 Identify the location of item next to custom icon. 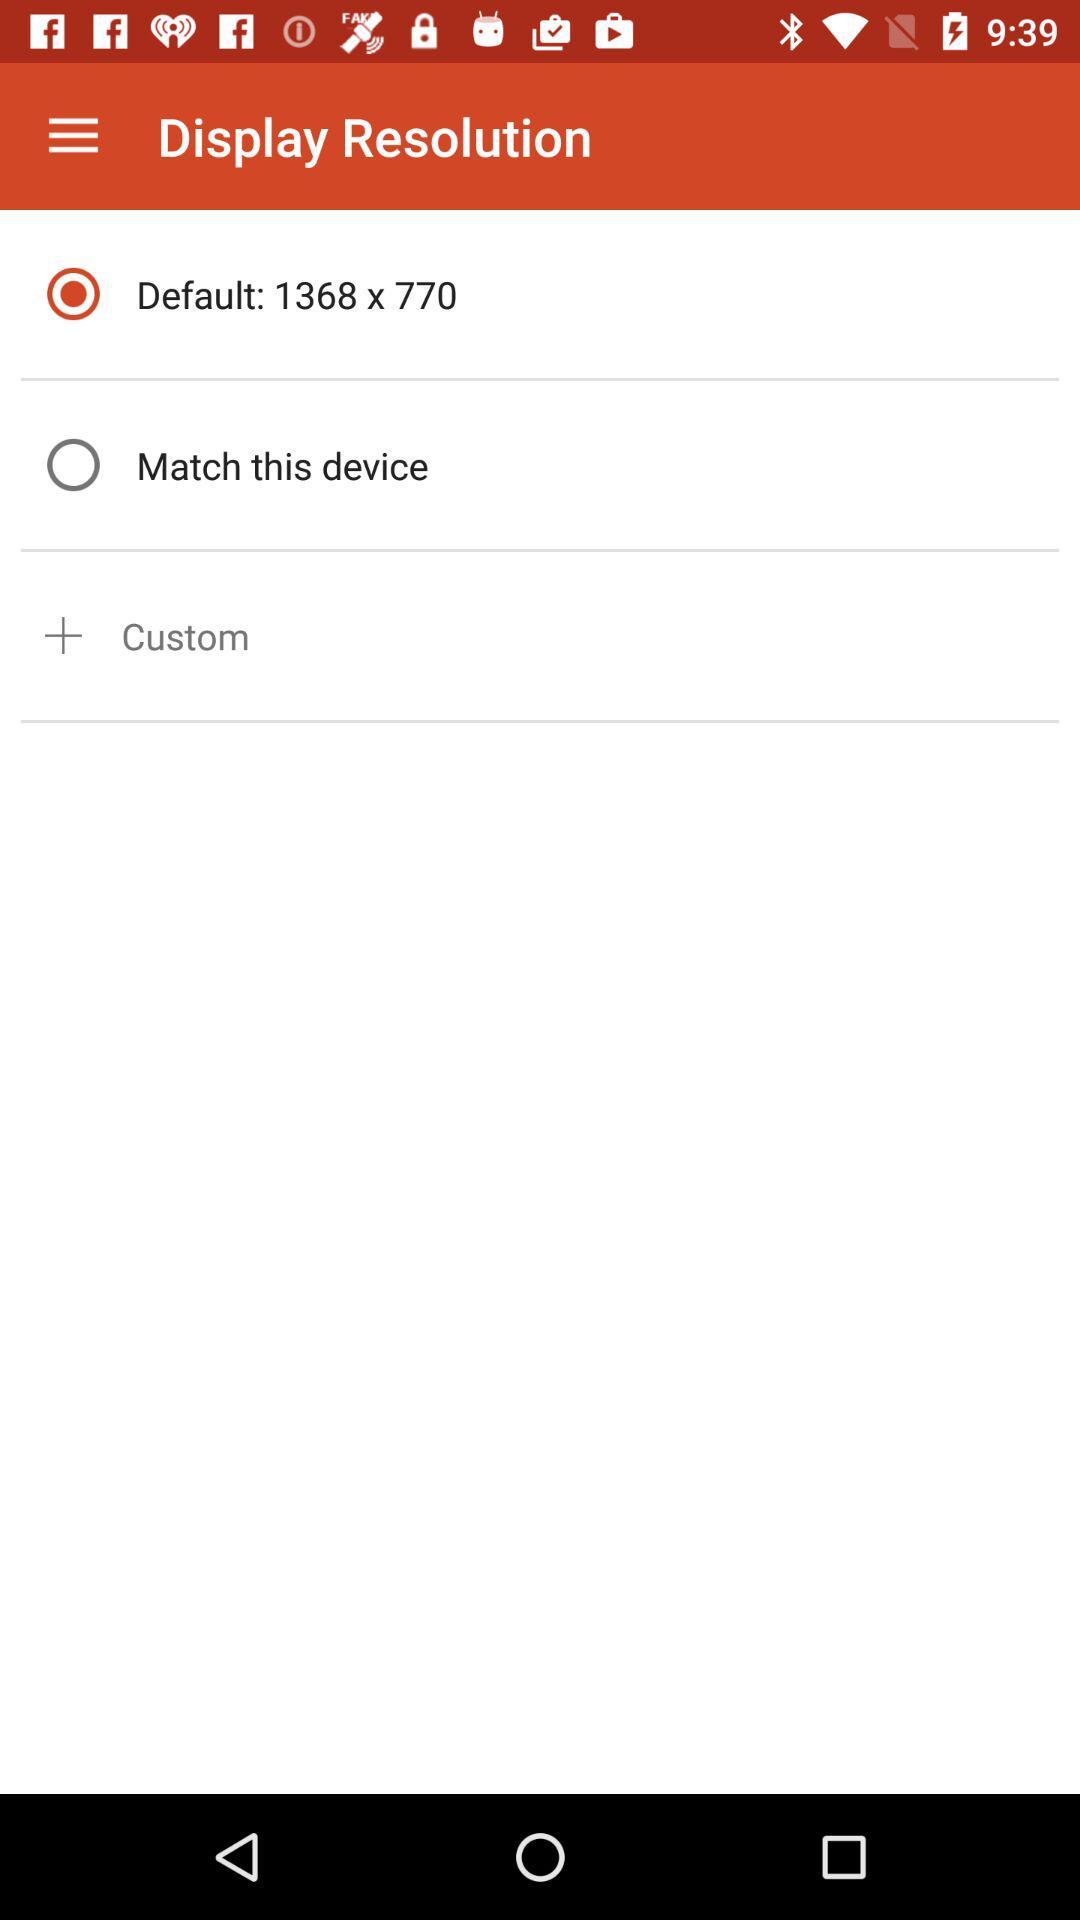
(62, 634).